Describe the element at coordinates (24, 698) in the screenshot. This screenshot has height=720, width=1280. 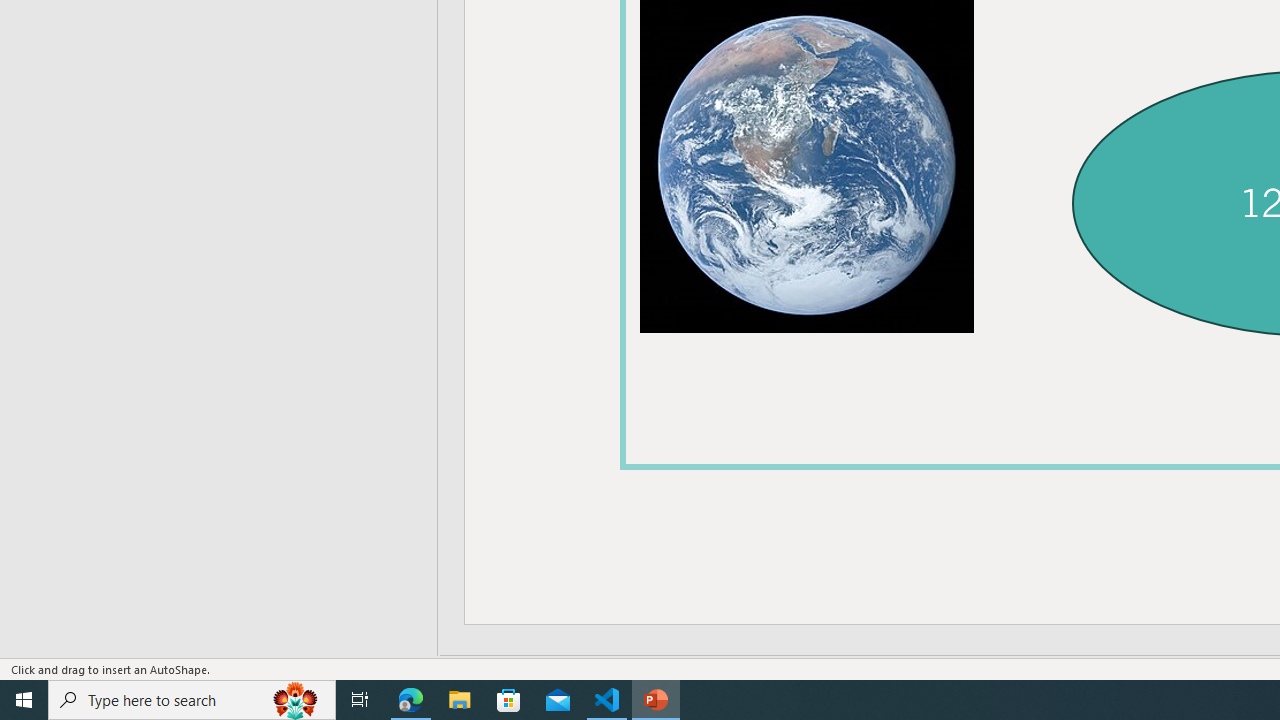
I see `'Start'` at that location.